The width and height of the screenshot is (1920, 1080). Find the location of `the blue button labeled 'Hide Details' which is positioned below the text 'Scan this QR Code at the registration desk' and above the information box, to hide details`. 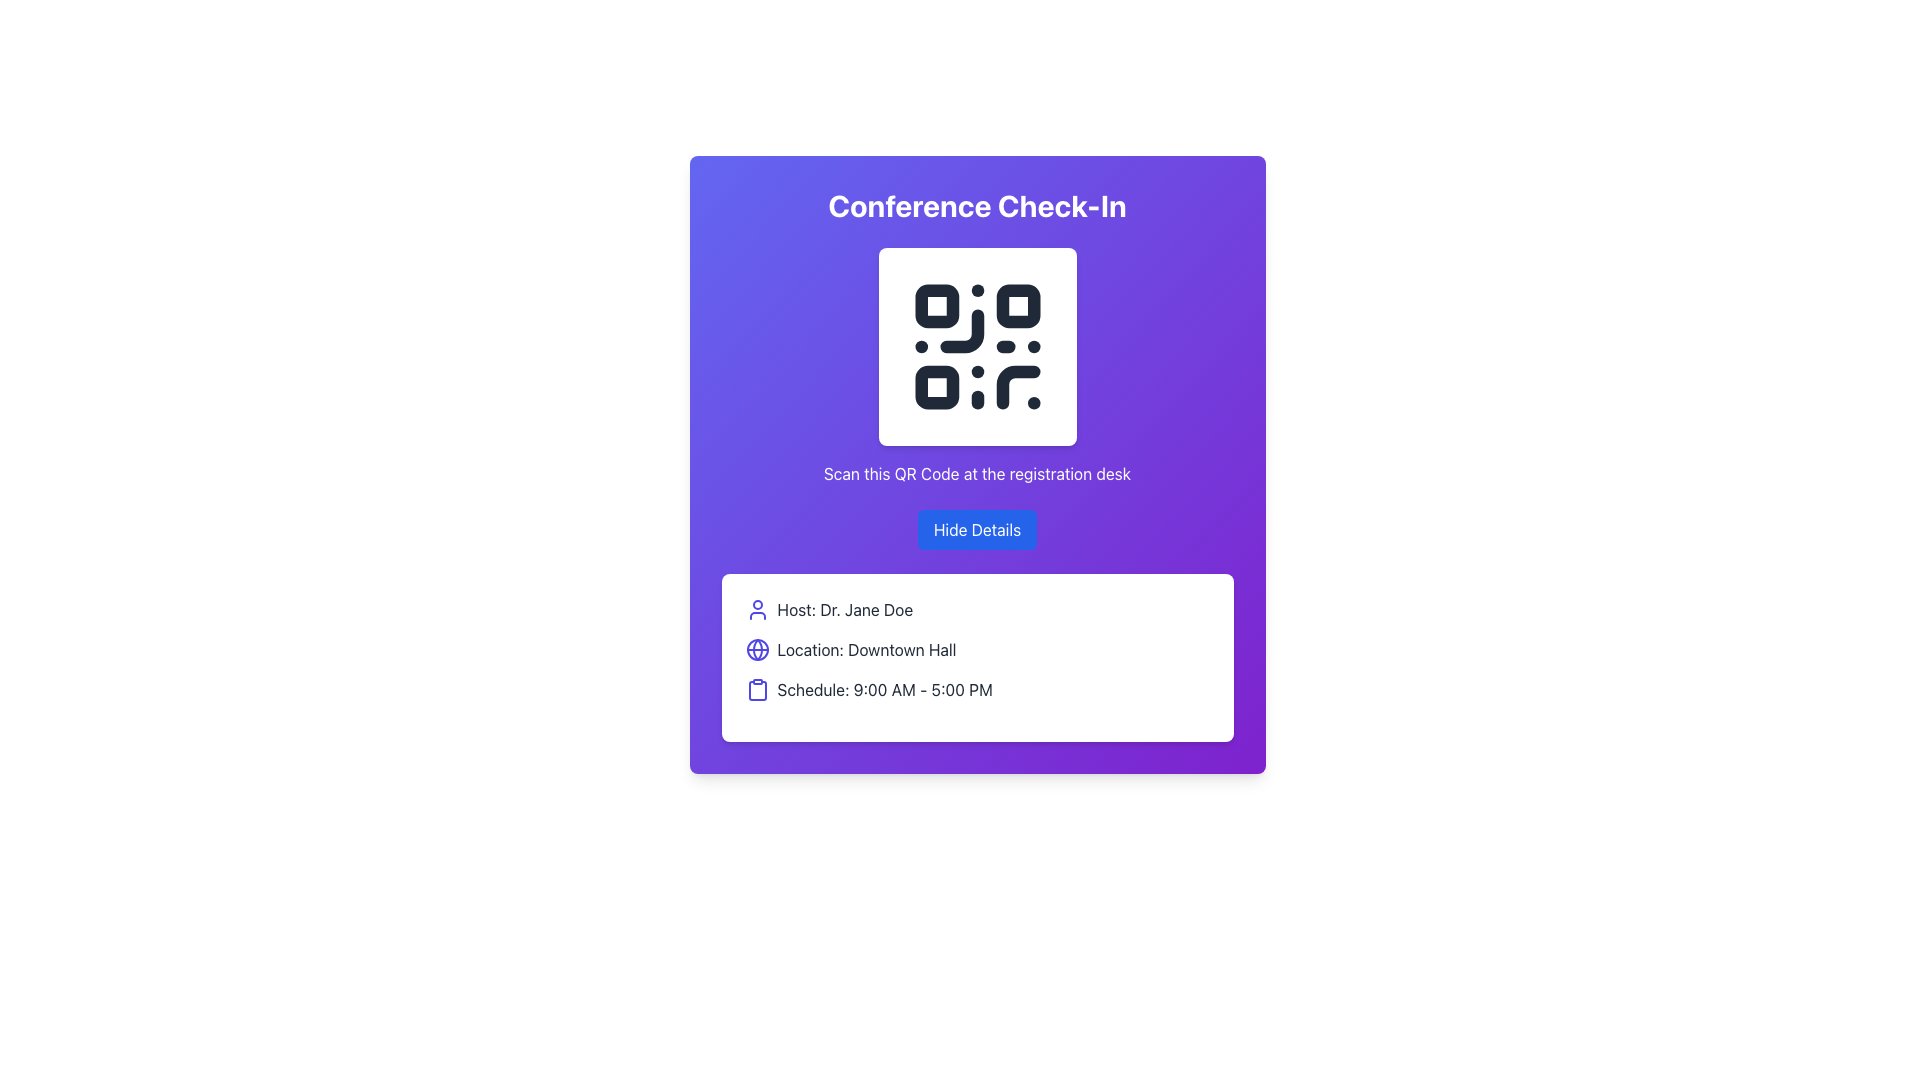

the blue button labeled 'Hide Details' which is positioned below the text 'Scan this QR Code at the registration desk' and above the information box, to hide details is located at coordinates (977, 528).